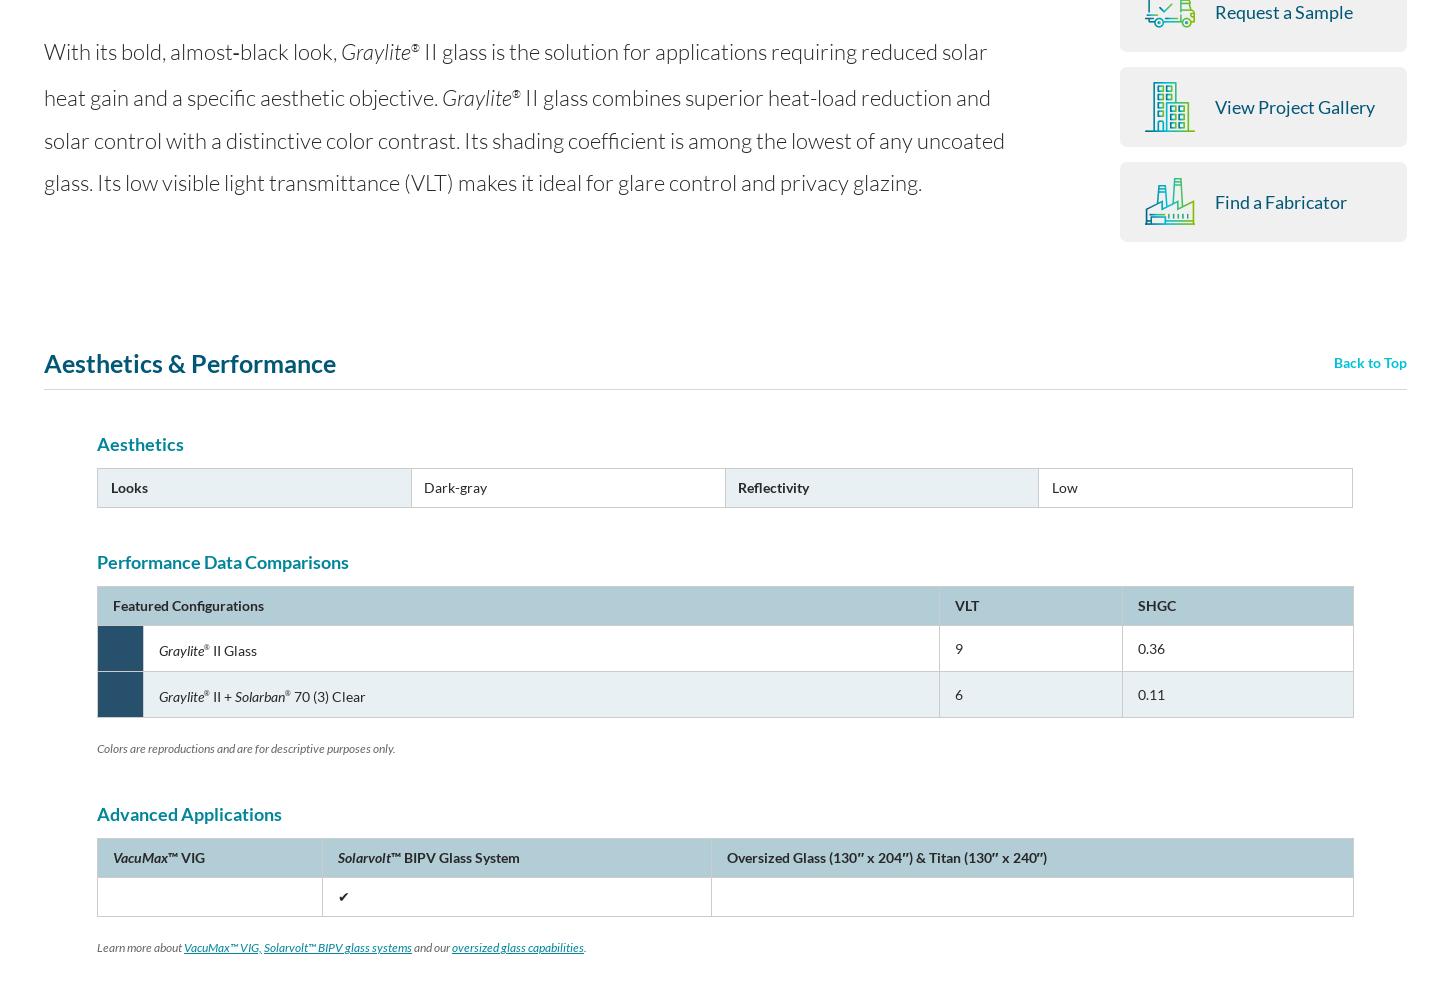 This screenshot has width=1450, height=1007. Describe the element at coordinates (719, 881) in the screenshot. I see `'This website stores cookies on your computer. These cookies are used to collect information about how you interact with our website and allow us to improve and customize your browsing experience and for analytics and metrics about our visitors both on this website and other media. To find out more about the cookies we use, see our Privacy Policy.'` at that location.